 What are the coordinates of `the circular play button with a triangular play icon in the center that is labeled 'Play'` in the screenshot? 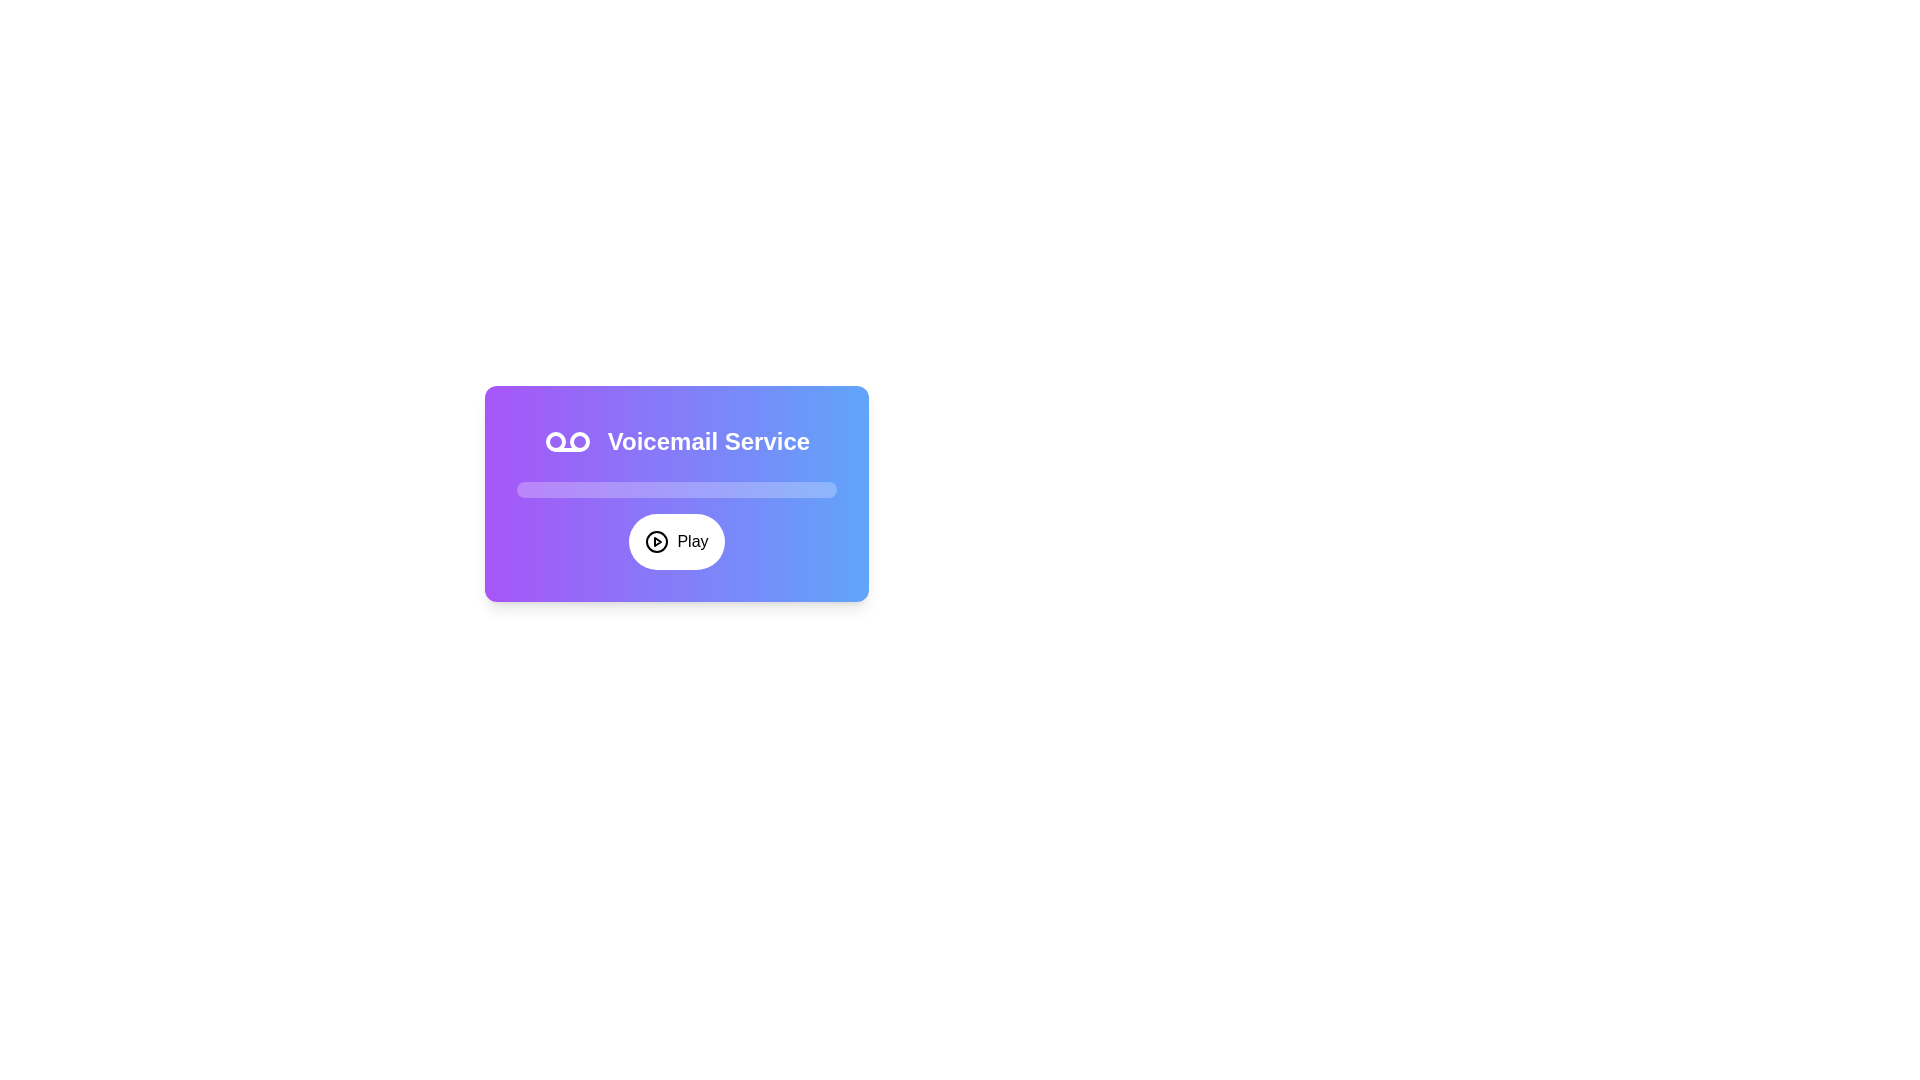 It's located at (657, 542).